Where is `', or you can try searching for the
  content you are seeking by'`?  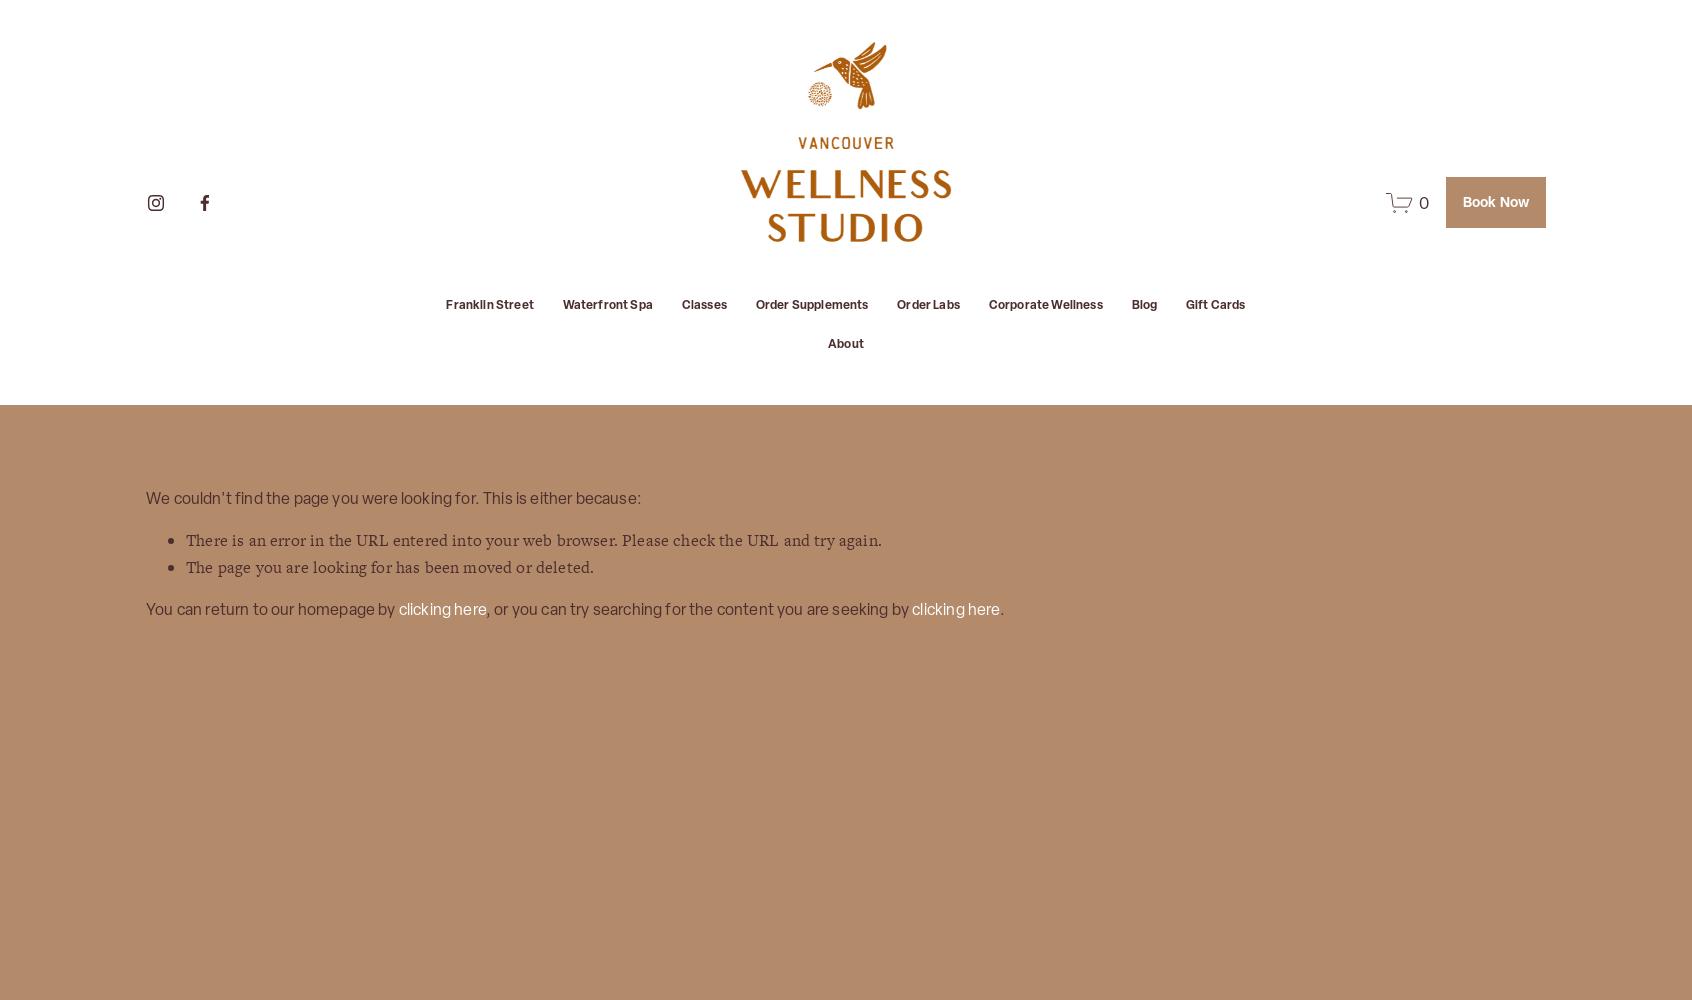 ', or you can try searching for the
  content you are seeking by' is located at coordinates (483, 608).